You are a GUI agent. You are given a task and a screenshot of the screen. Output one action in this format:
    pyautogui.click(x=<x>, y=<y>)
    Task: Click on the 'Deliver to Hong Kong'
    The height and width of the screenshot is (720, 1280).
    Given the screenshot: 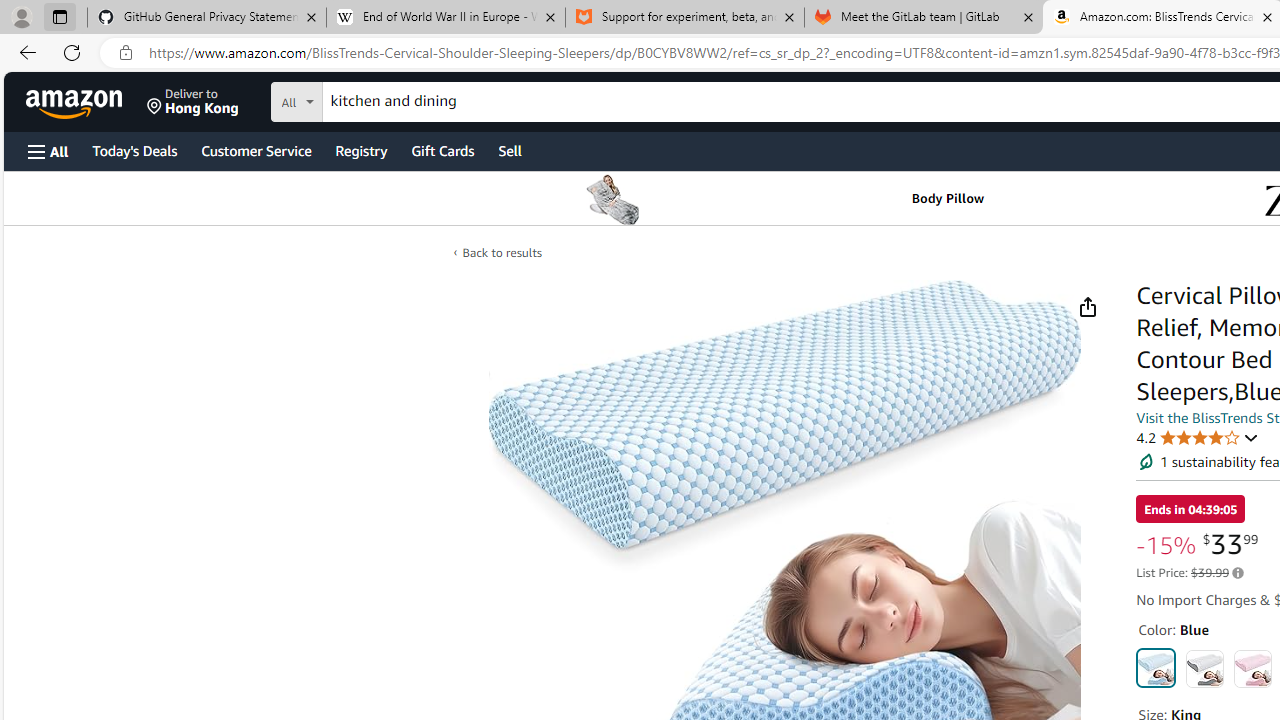 What is the action you would take?
    pyautogui.click(x=193, y=101)
    